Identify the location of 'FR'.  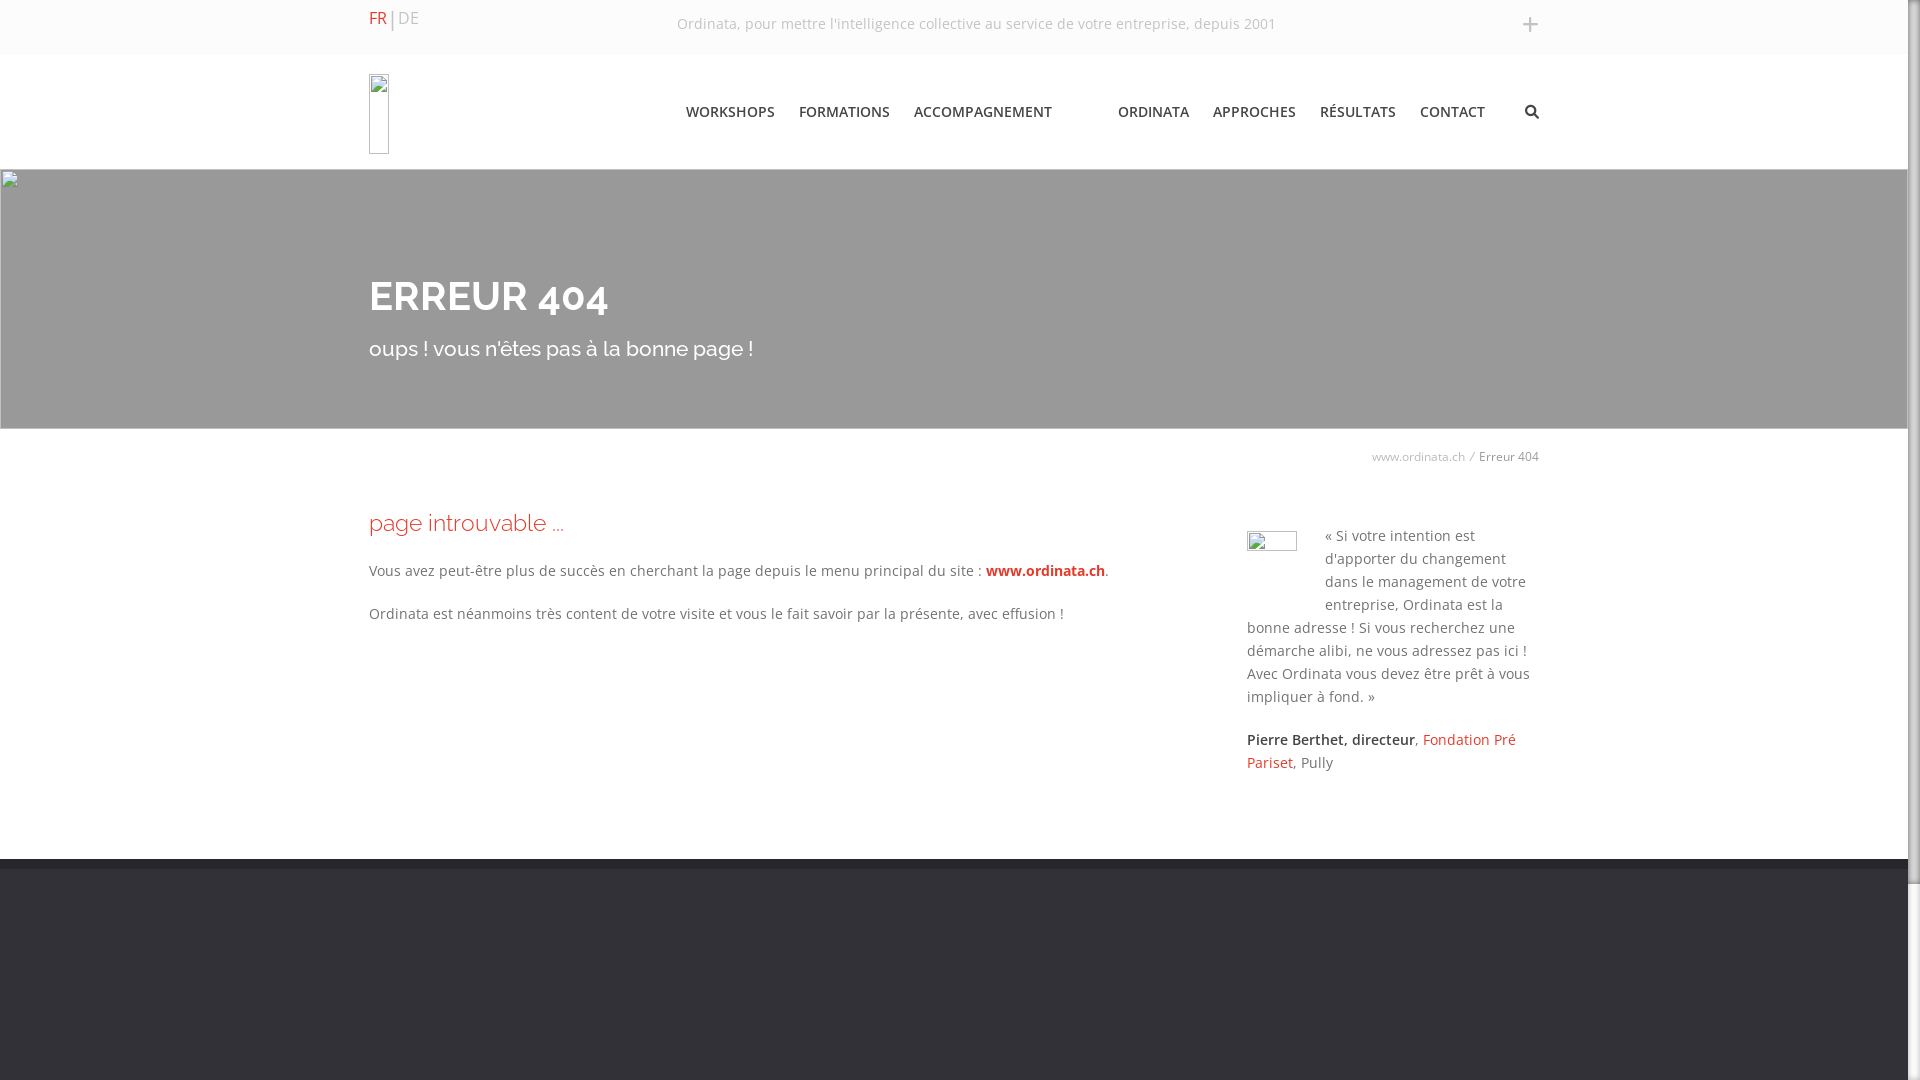
(378, 18).